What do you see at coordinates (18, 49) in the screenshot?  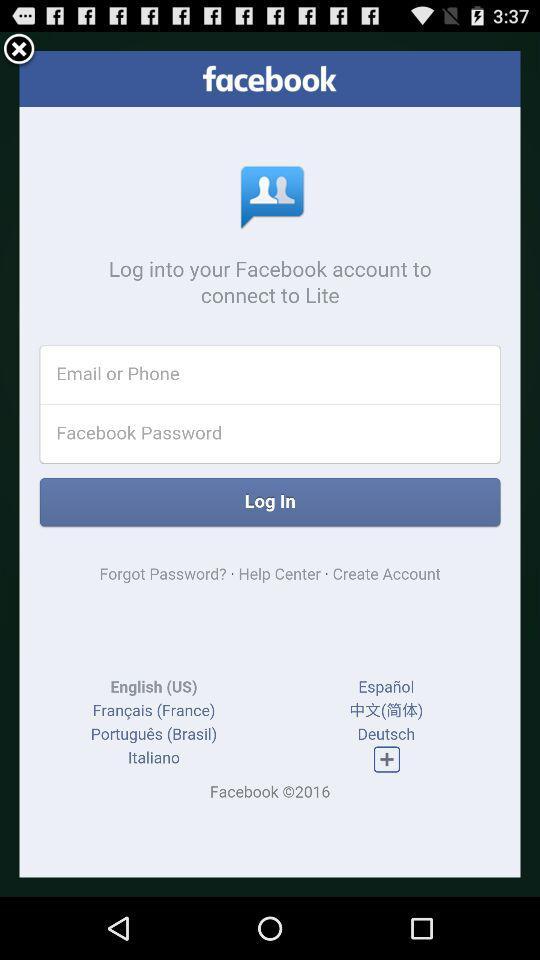 I see `window` at bounding box center [18, 49].